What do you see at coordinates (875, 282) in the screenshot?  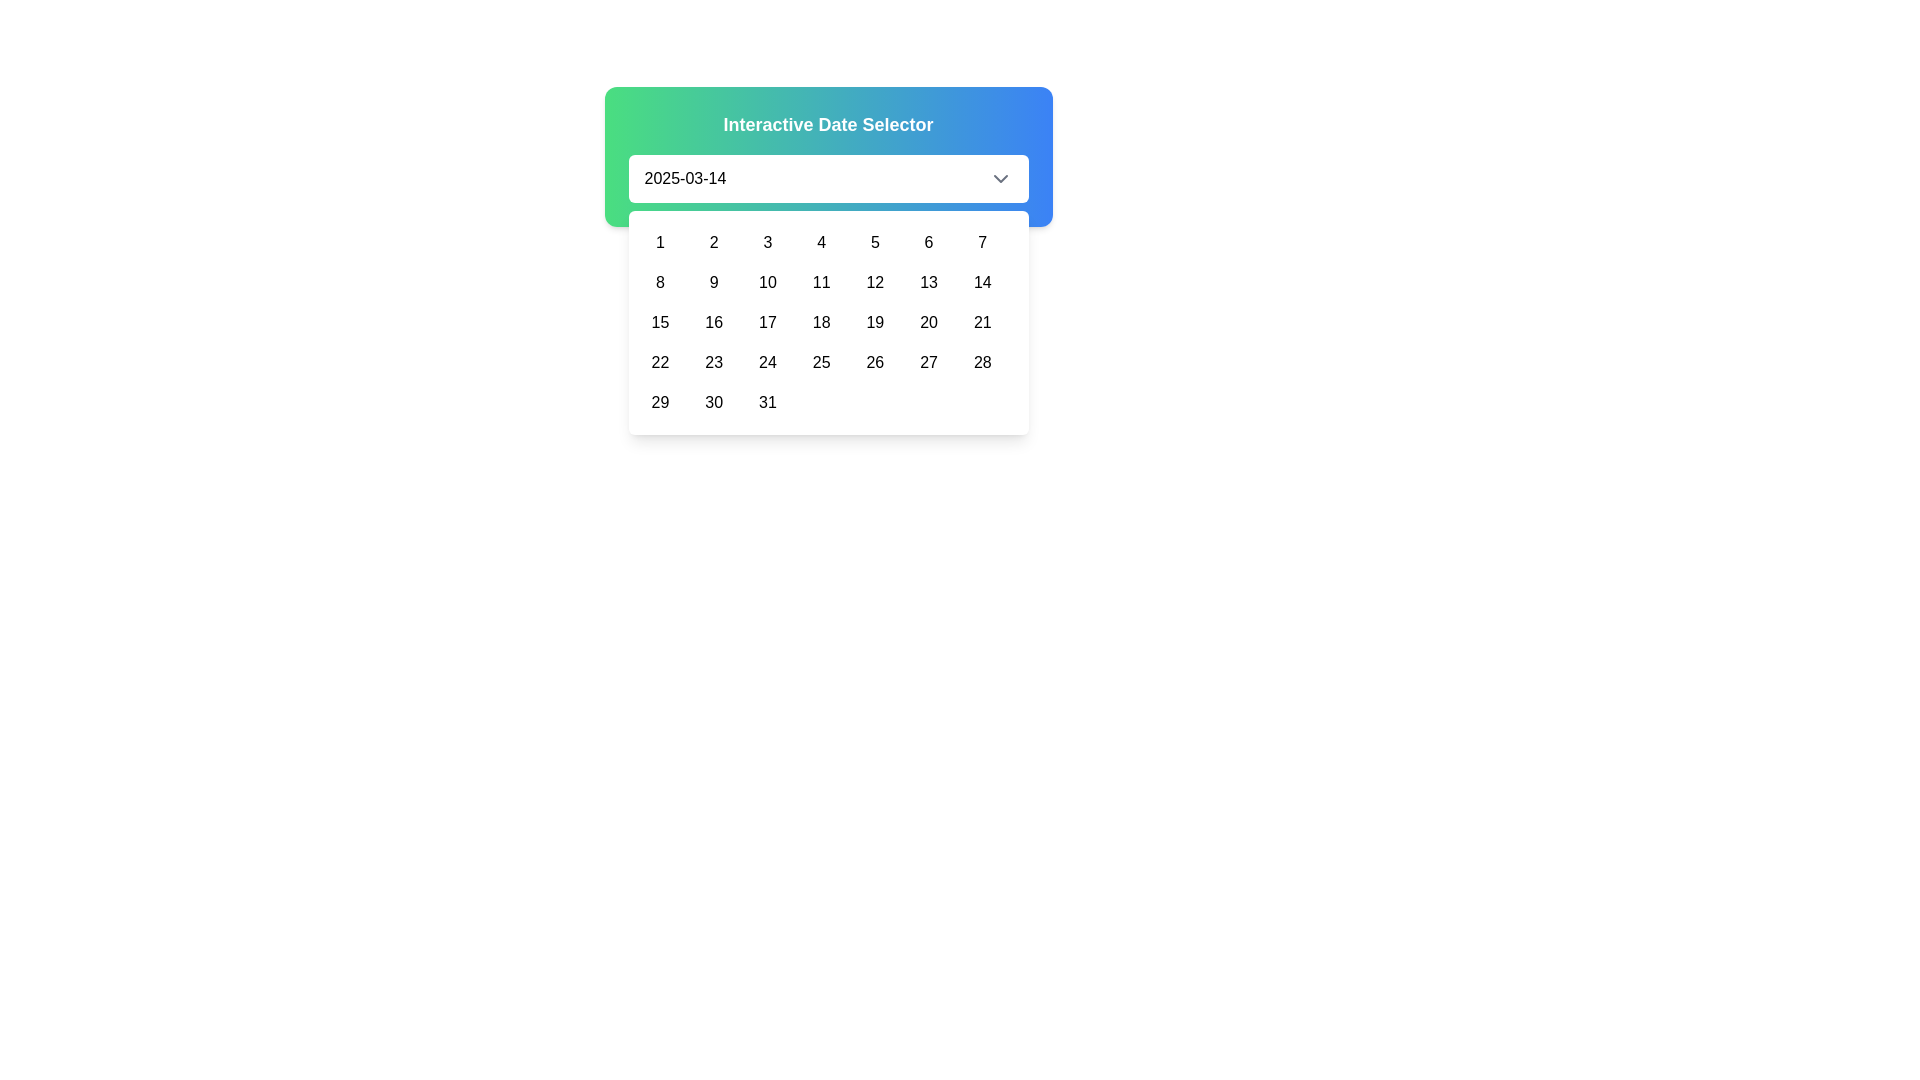 I see `the square button with the text '12' centered within it, located in the second row and fifth column of the grid layout` at bounding box center [875, 282].